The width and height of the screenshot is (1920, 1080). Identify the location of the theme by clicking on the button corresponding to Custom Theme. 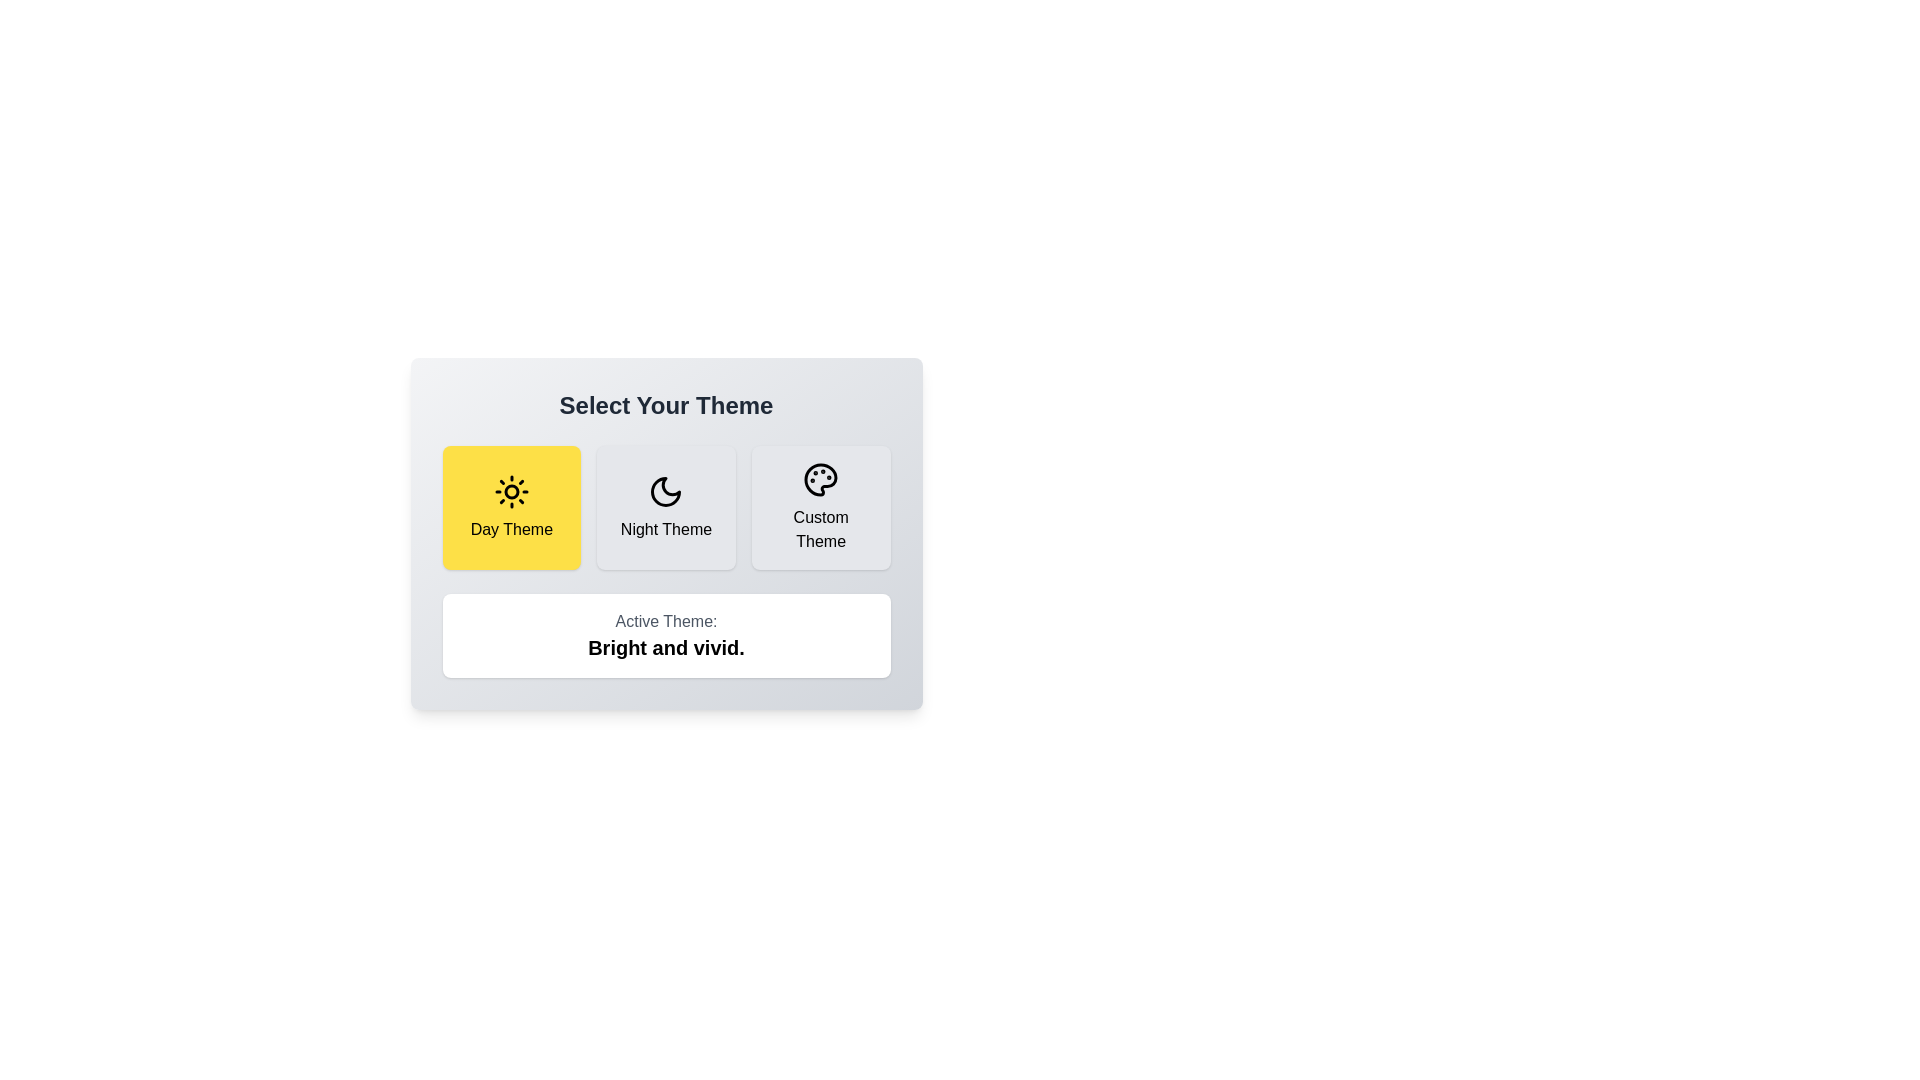
(821, 507).